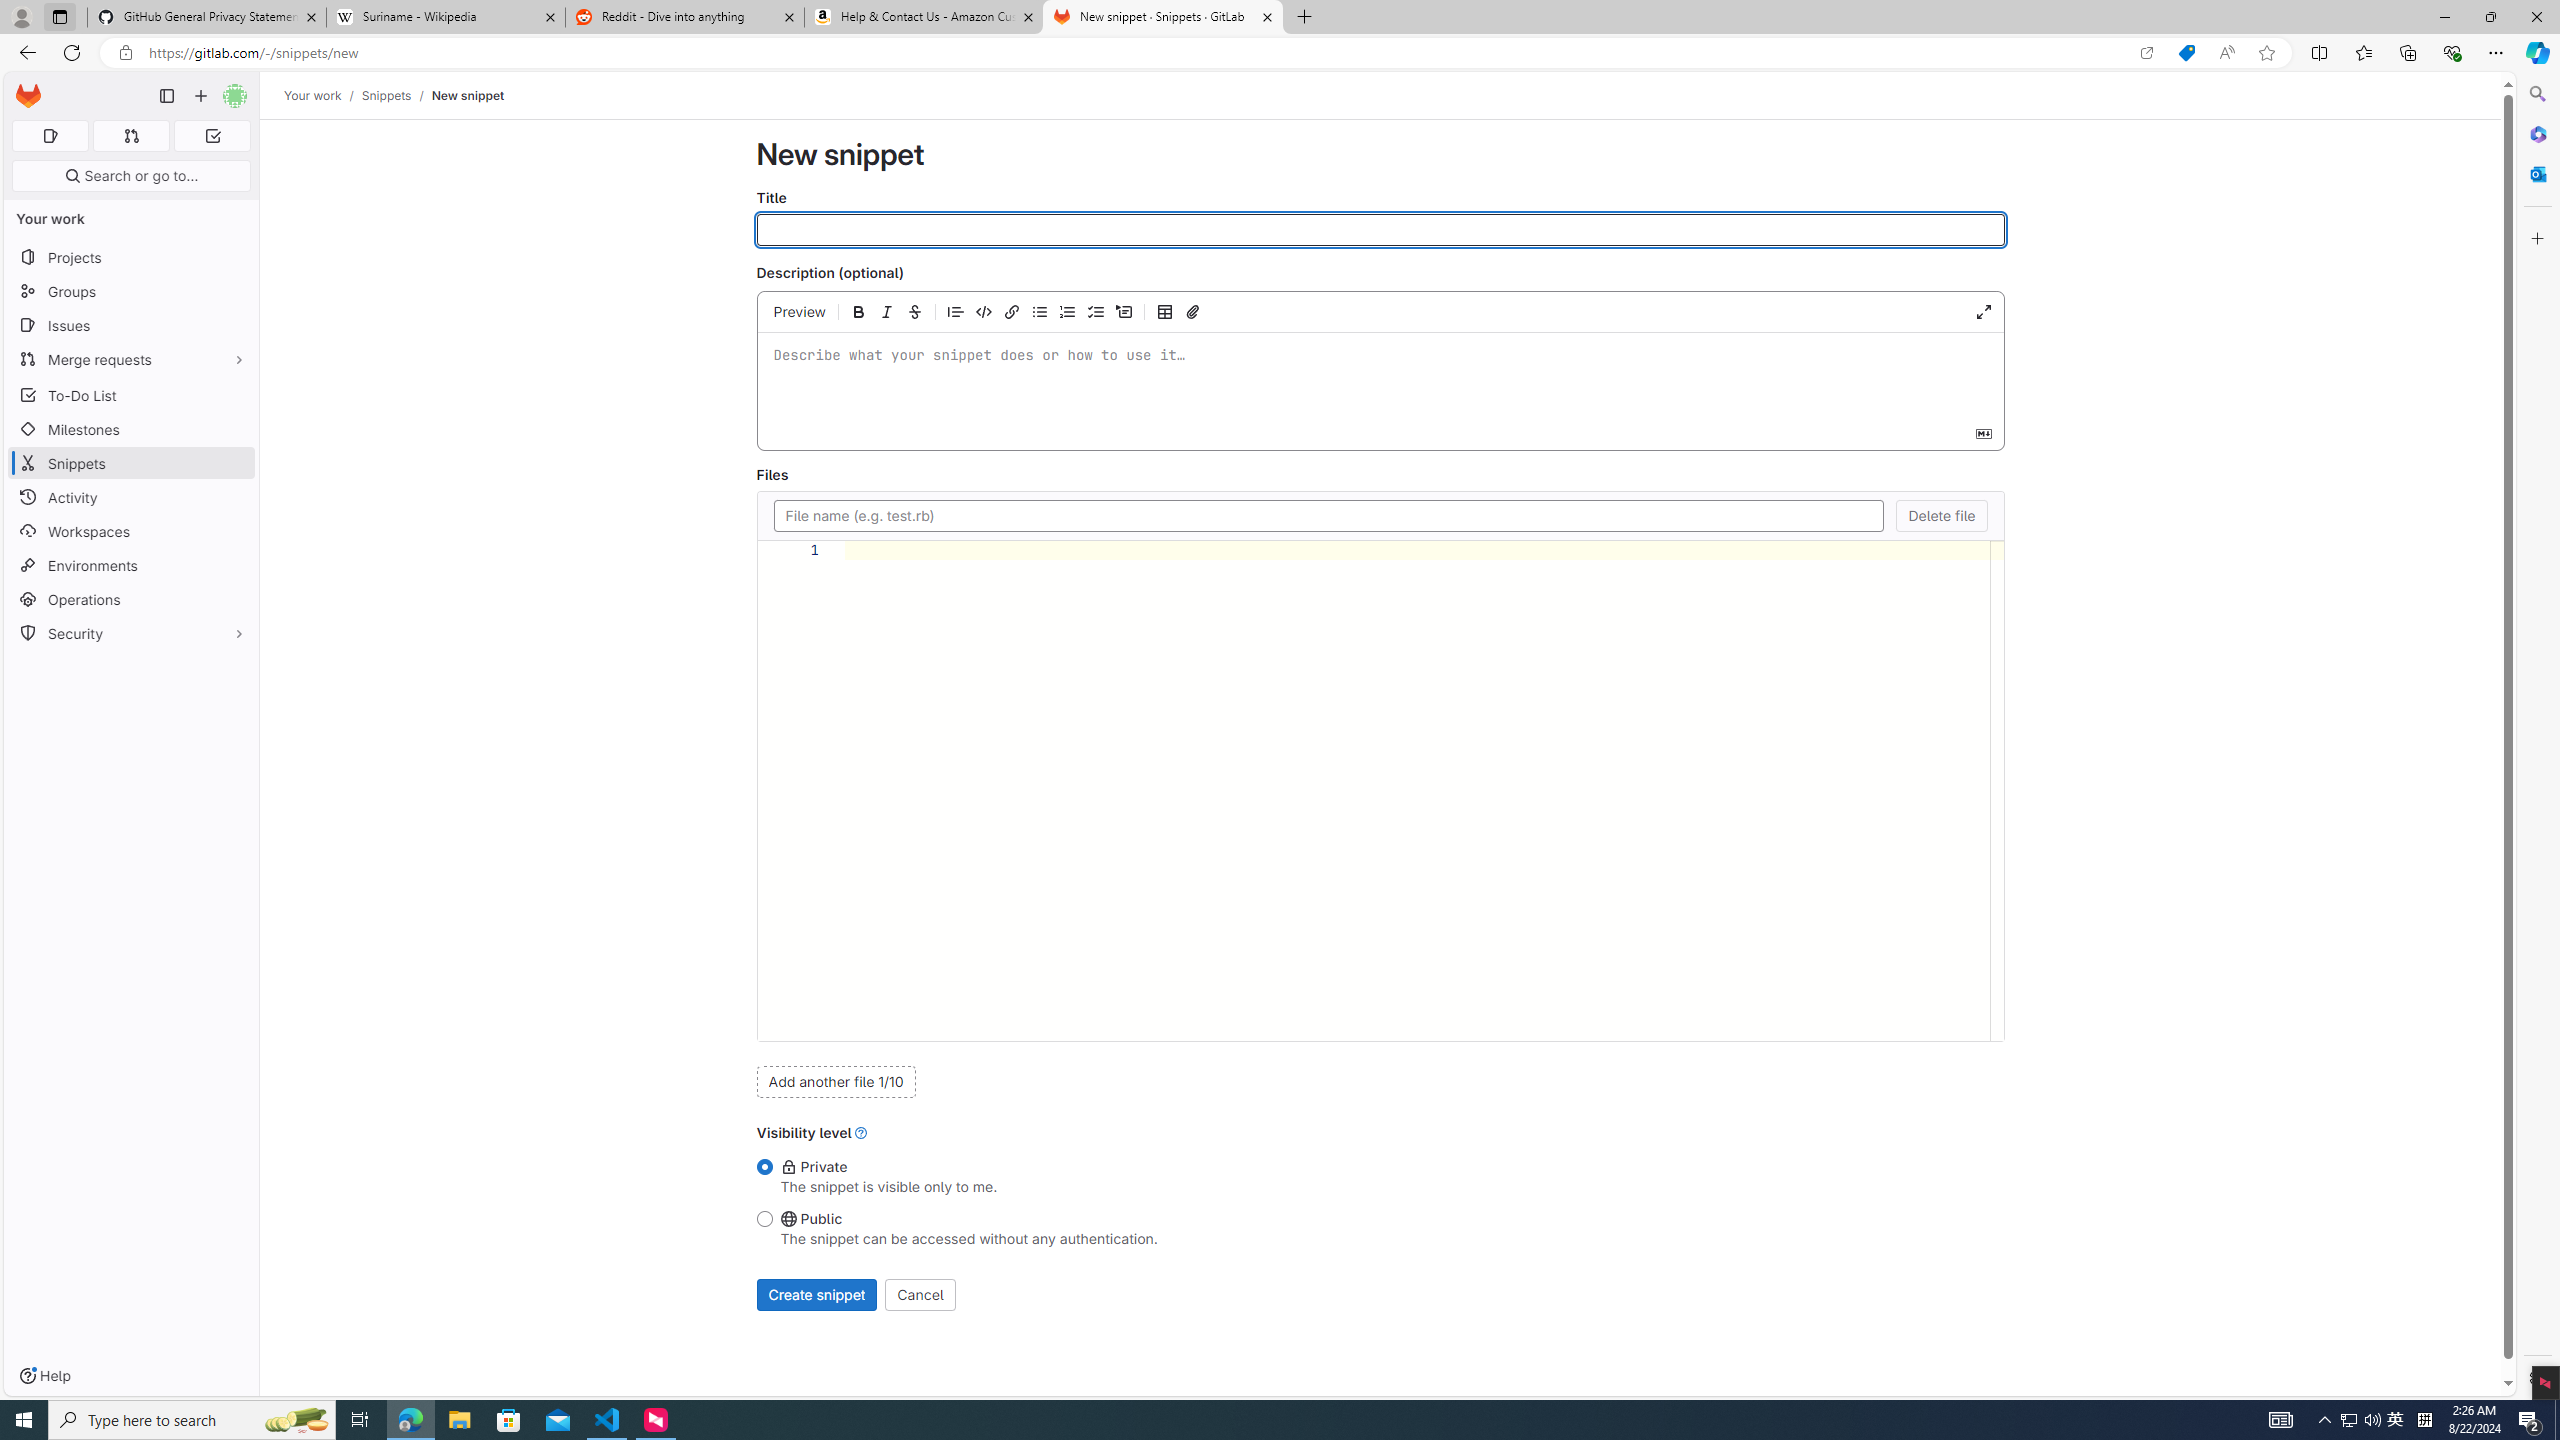  I want to click on 'Add strikethrough text (Ctrl+Shift+X)', so click(914, 310).